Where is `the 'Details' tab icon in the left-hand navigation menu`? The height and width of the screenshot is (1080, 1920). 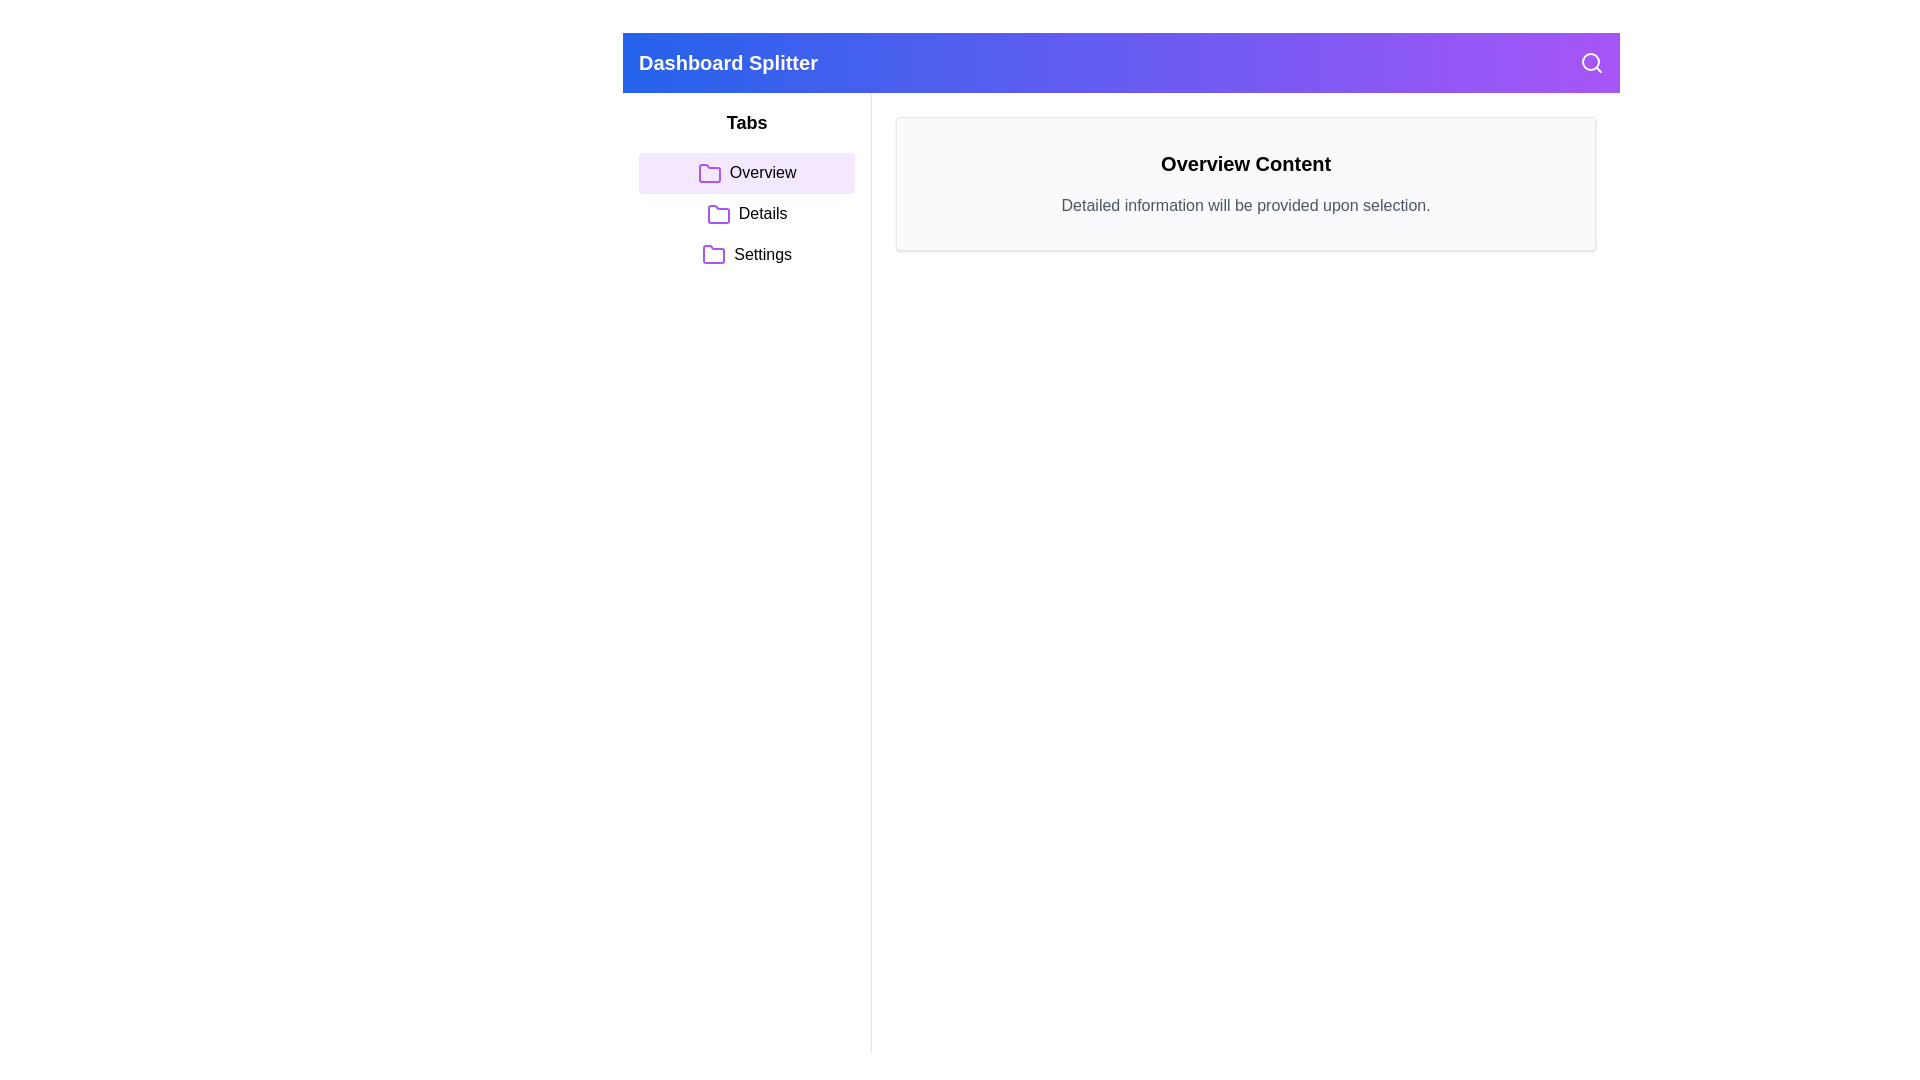
the 'Details' tab icon in the left-hand navigation menu is located at coordinates (718, 214).